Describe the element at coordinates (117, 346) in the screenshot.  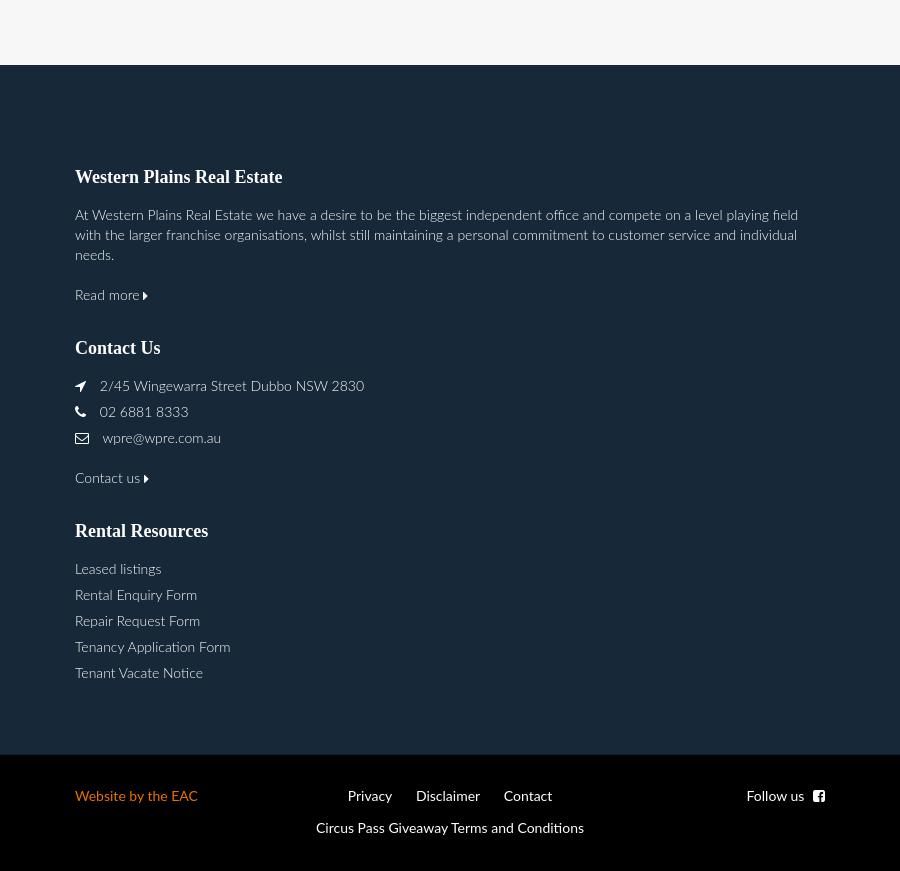
I see `'Contact Us'` at that location.